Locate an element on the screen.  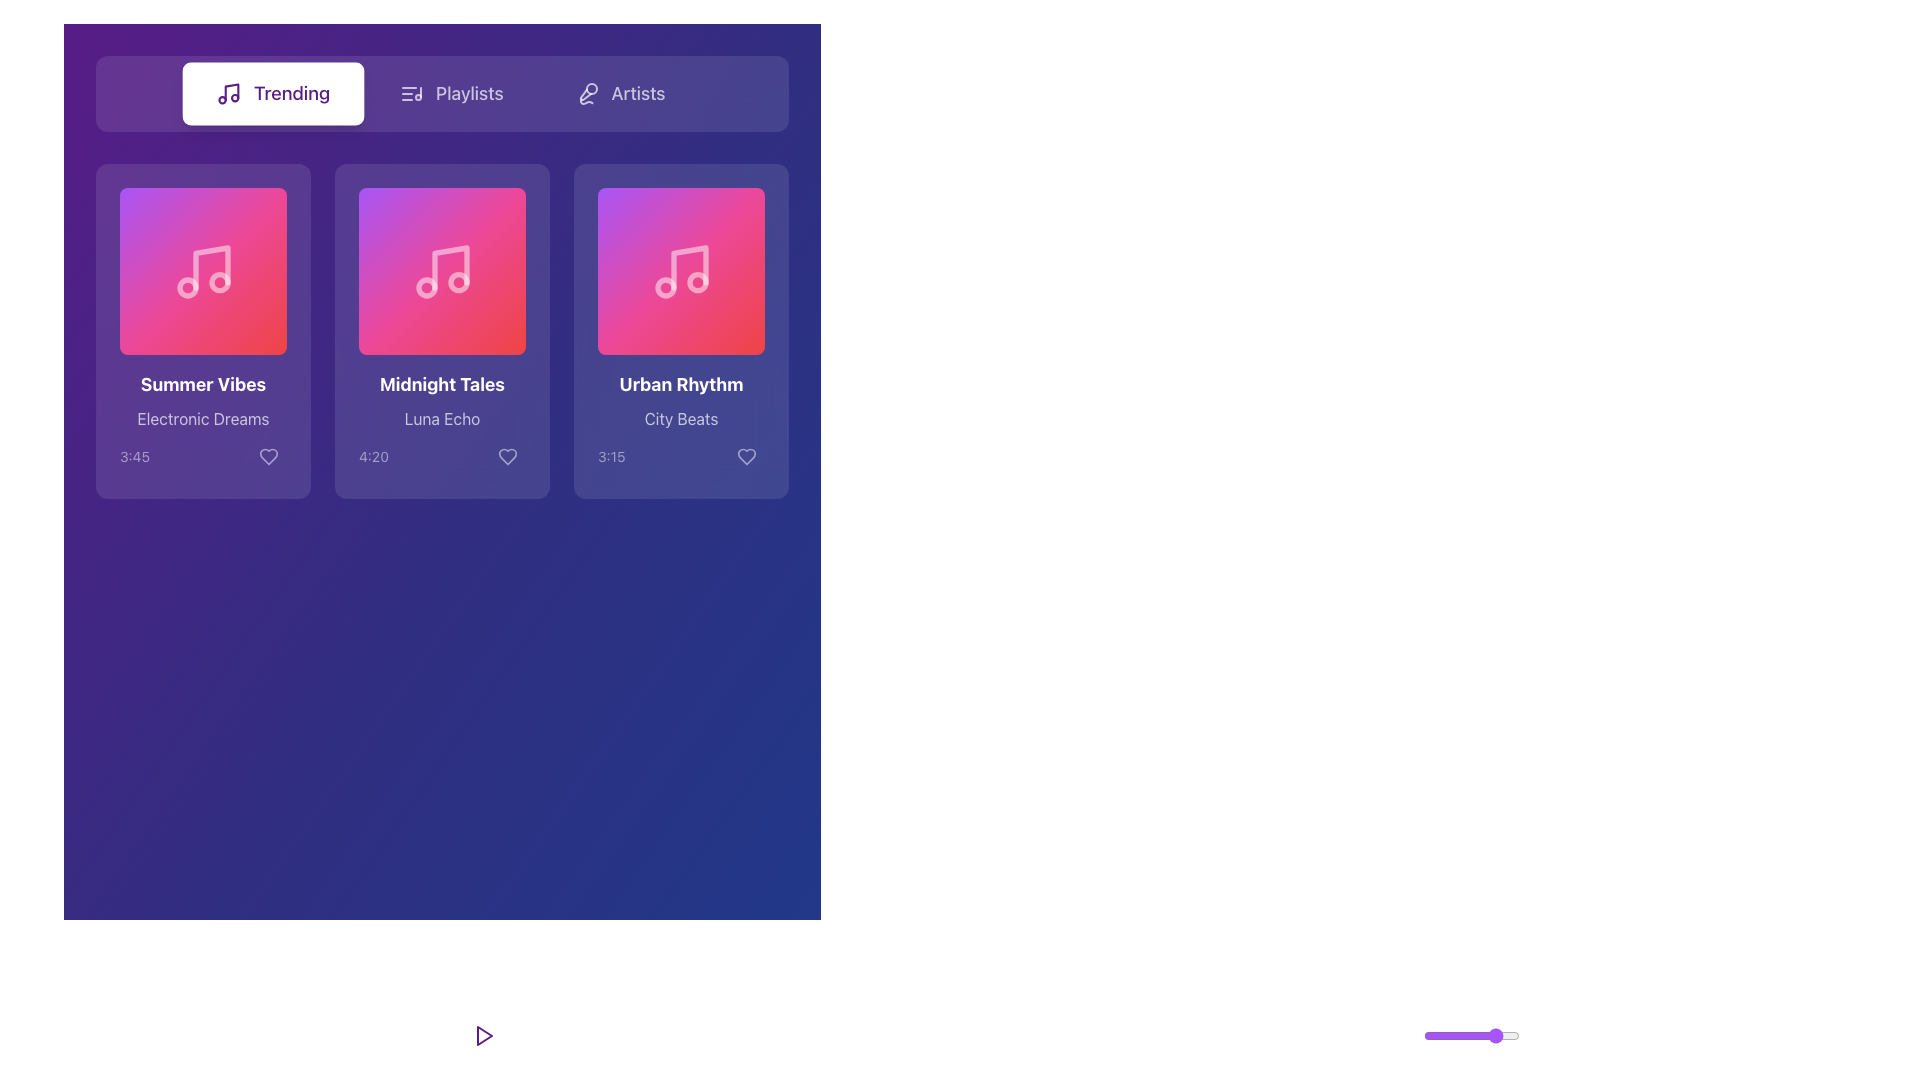
the text element displaying '4:20' located at the lower left corner of the 'Midnight Tales' card by artist 'Luna Echo' is located at coordinates (374, 456).